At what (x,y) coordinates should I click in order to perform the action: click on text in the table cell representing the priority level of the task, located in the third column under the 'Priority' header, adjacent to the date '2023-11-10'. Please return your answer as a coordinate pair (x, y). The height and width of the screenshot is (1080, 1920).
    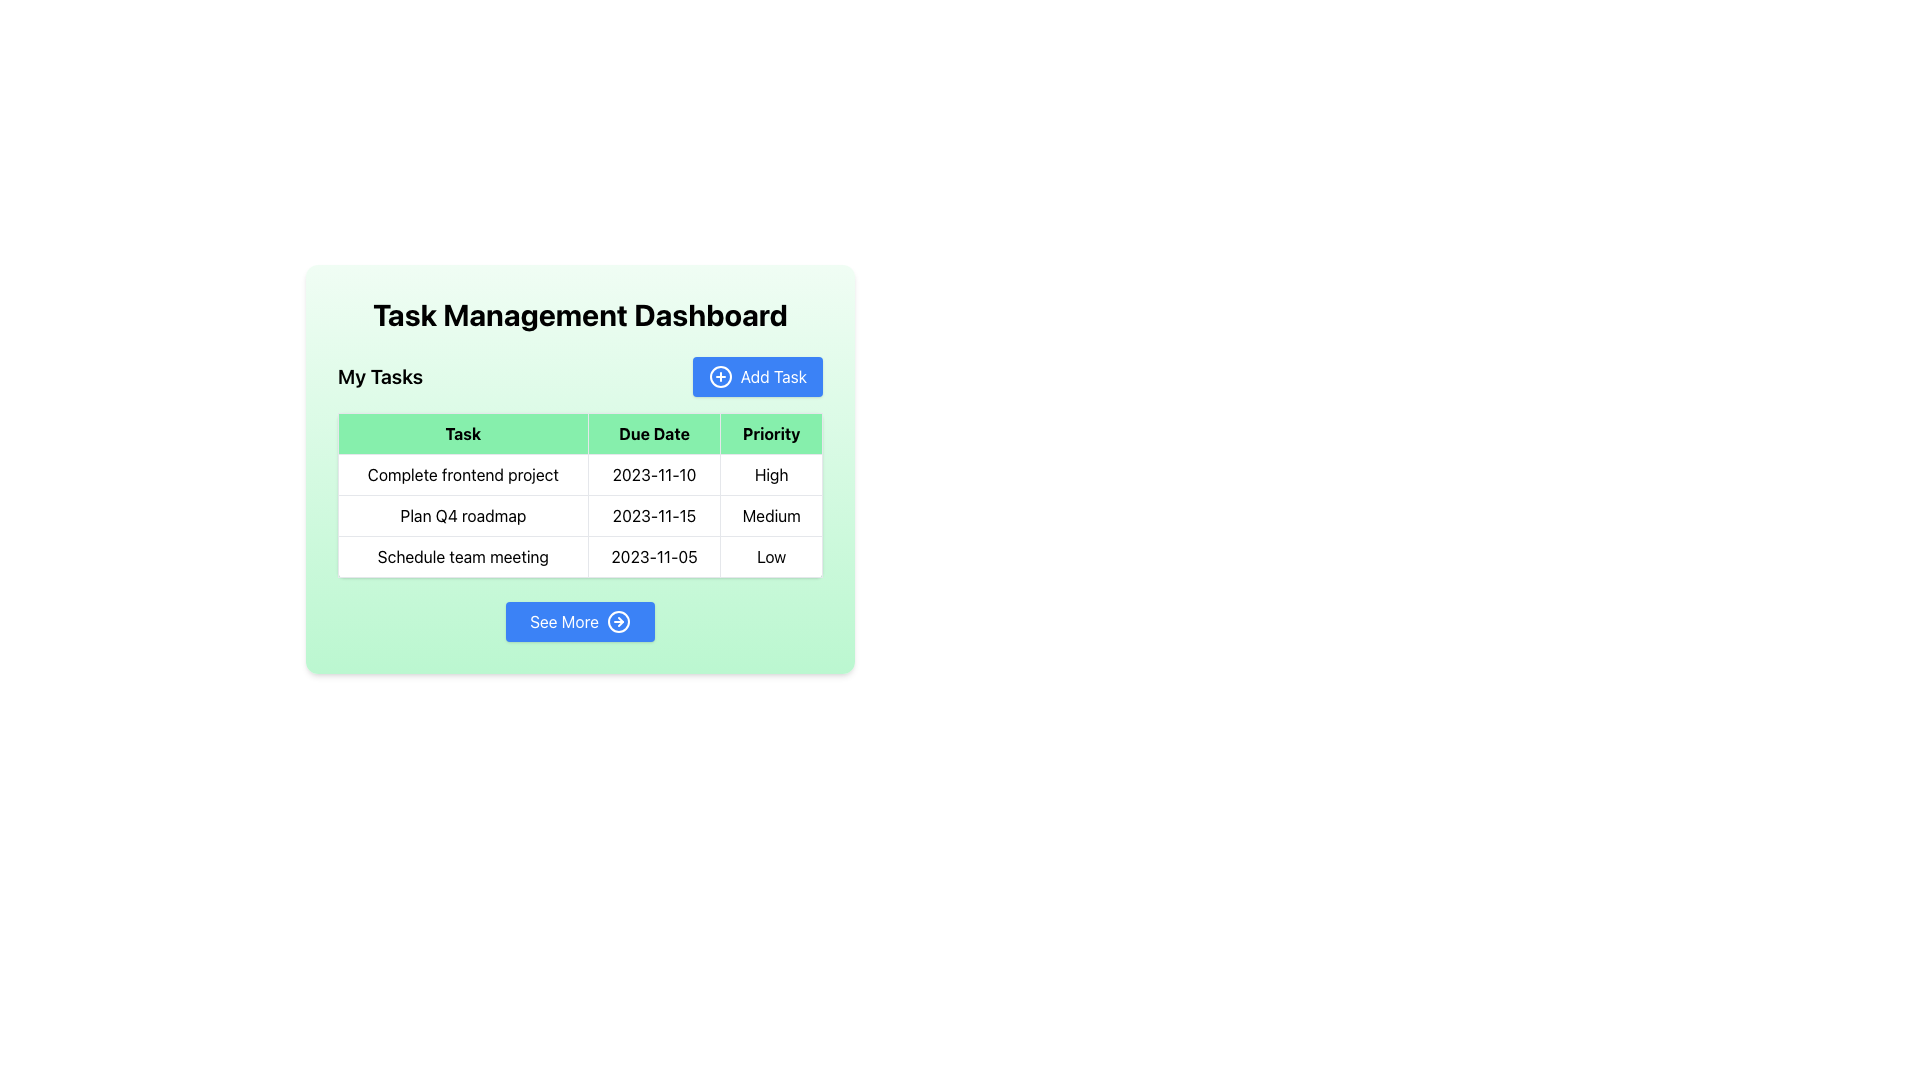
    Looking at the image, I should click on (770, 474).